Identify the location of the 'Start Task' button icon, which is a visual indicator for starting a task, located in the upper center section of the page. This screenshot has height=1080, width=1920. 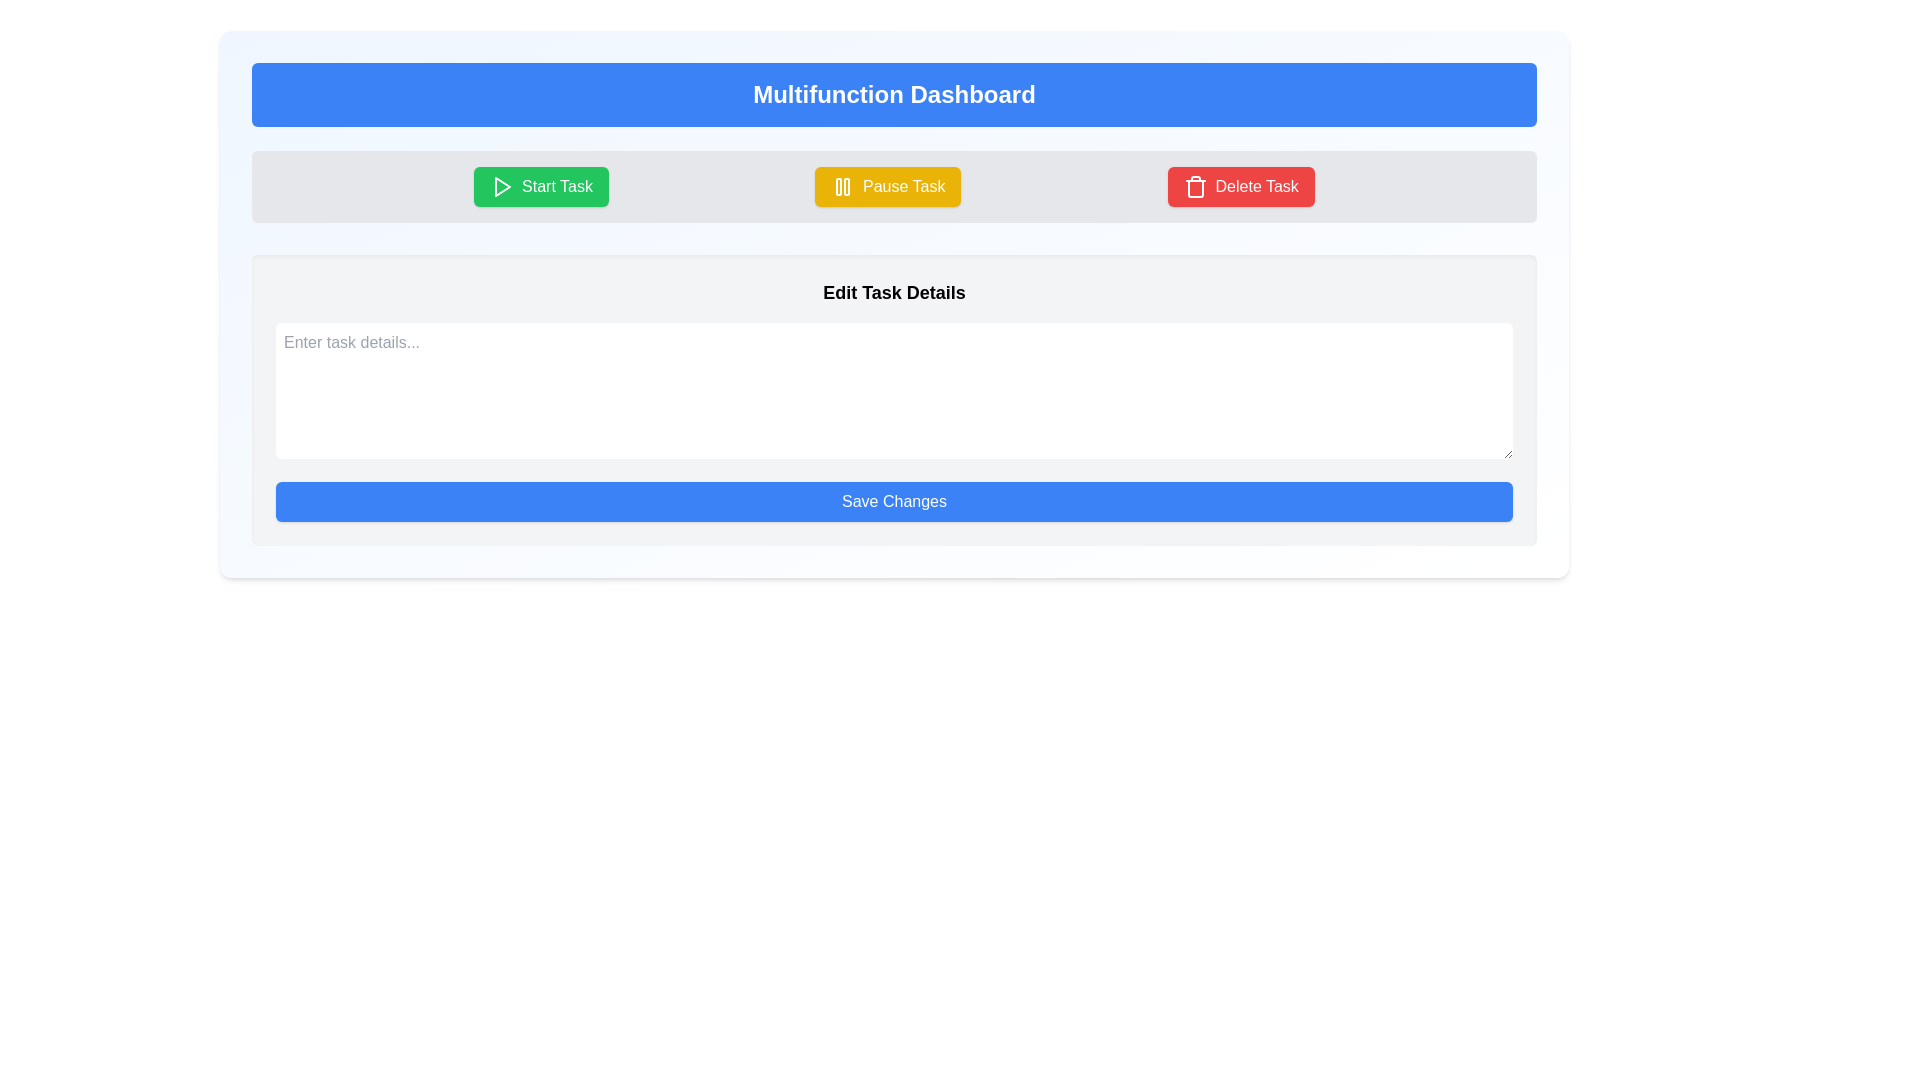
(503, 186).